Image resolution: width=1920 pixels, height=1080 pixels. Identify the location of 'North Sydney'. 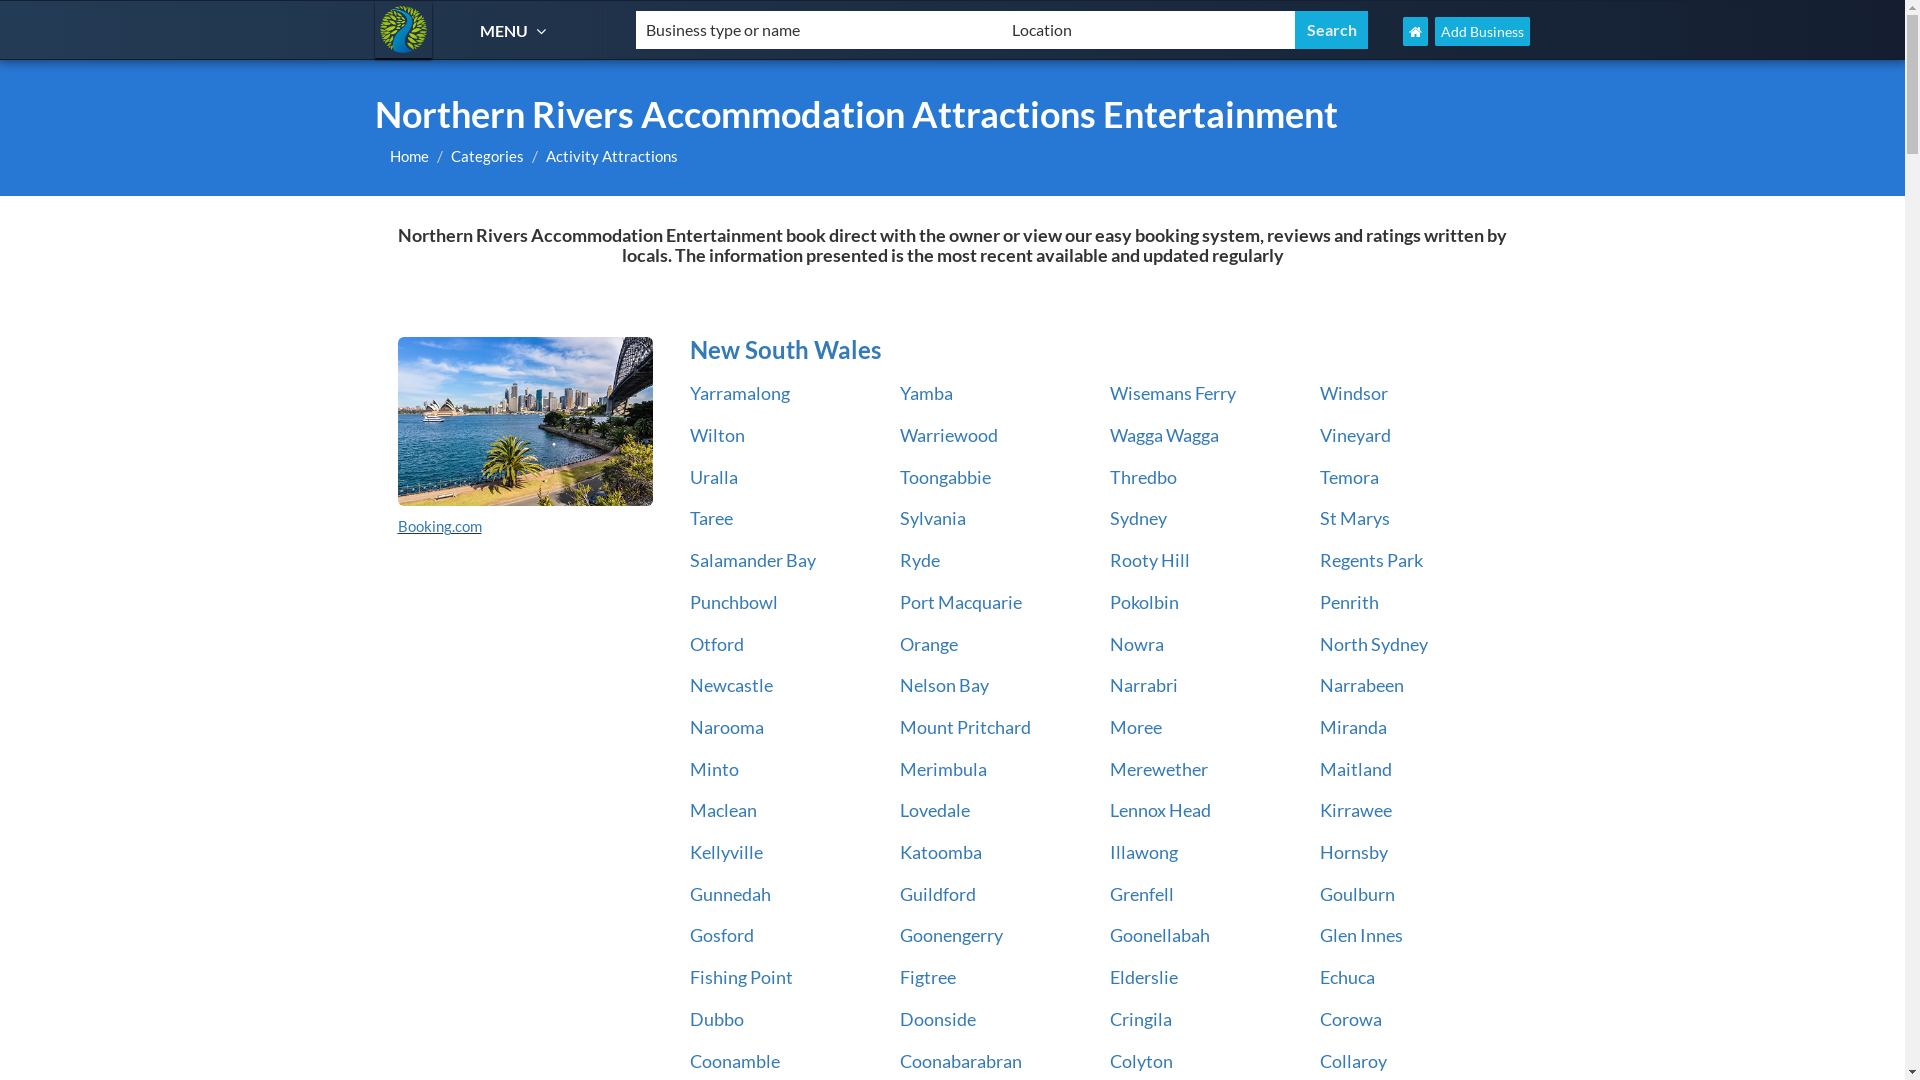
(1372, 643).